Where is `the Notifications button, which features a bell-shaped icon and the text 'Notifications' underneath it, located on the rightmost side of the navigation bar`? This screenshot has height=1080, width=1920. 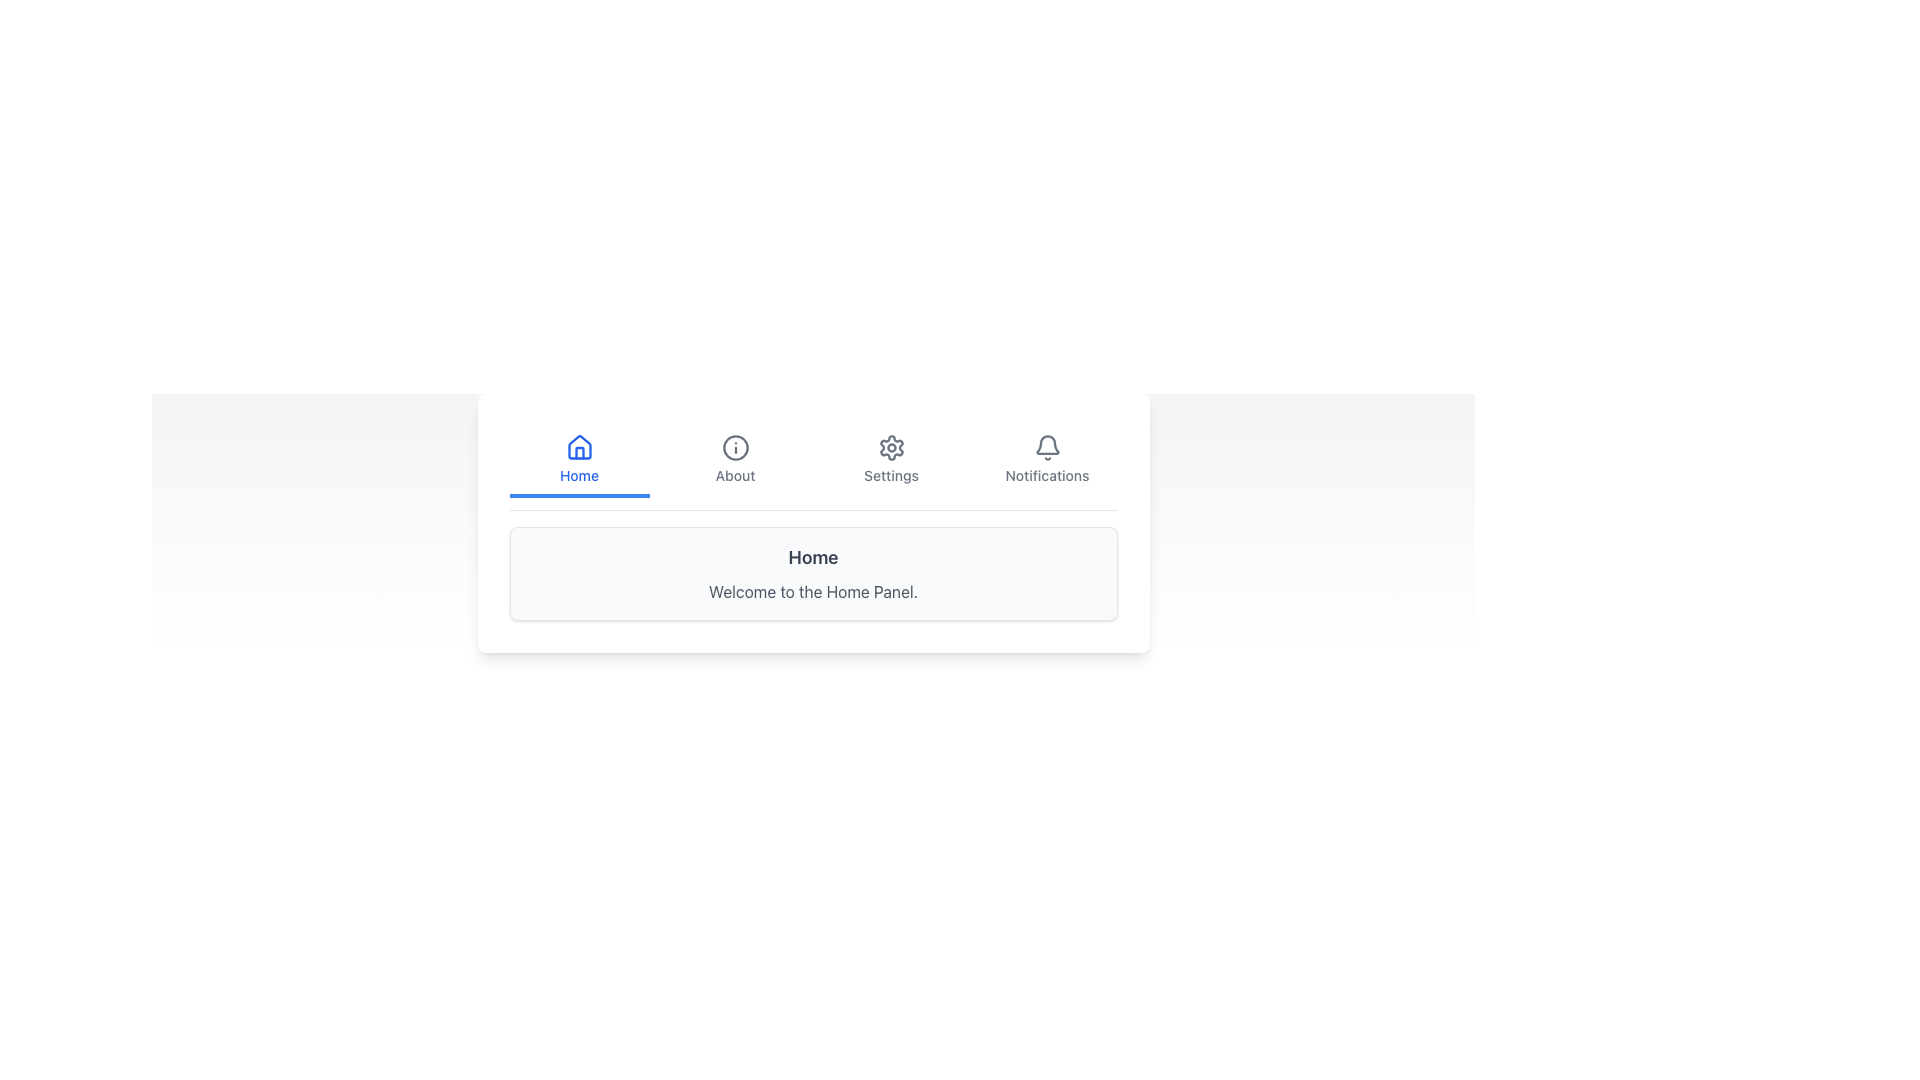
the Notifications button, which features a bell-shaped icon and the text 'Notifications' underneath it, located on the rightmost side of the navigation bar is located at coordinates (1046, 462).